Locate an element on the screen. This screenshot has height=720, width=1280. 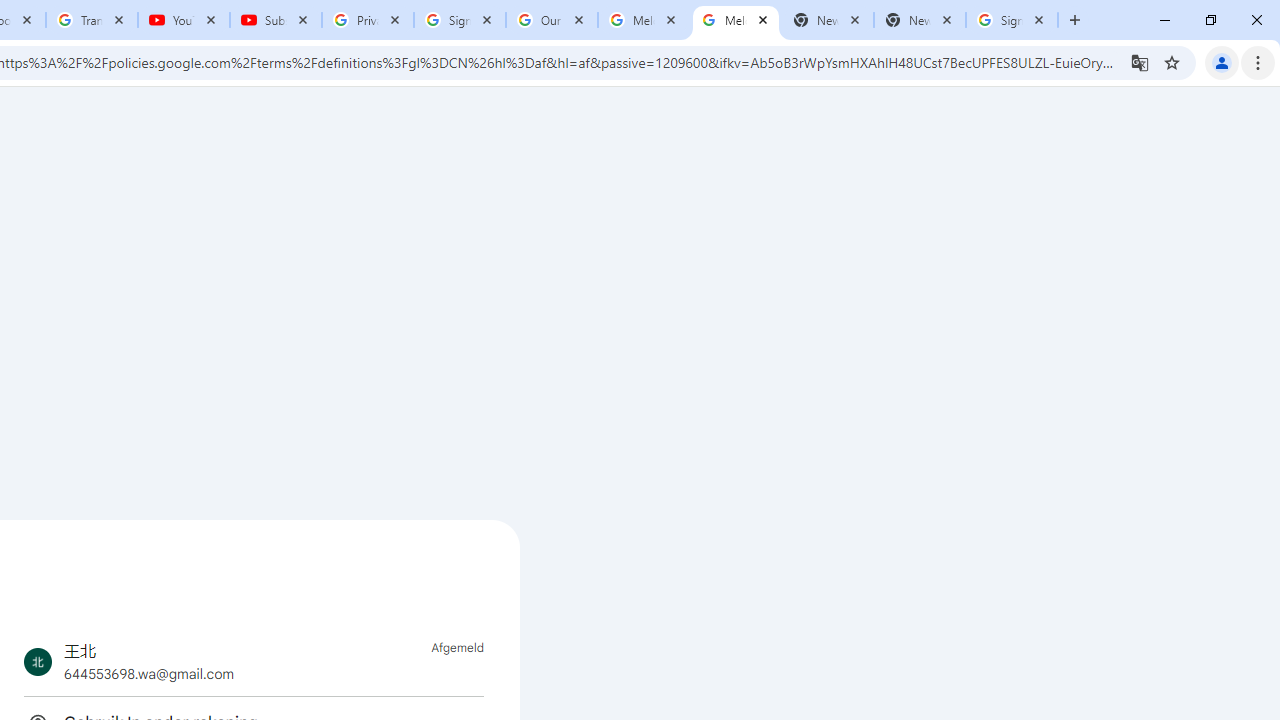
'New Tab' is located at coordinates (919, 20).